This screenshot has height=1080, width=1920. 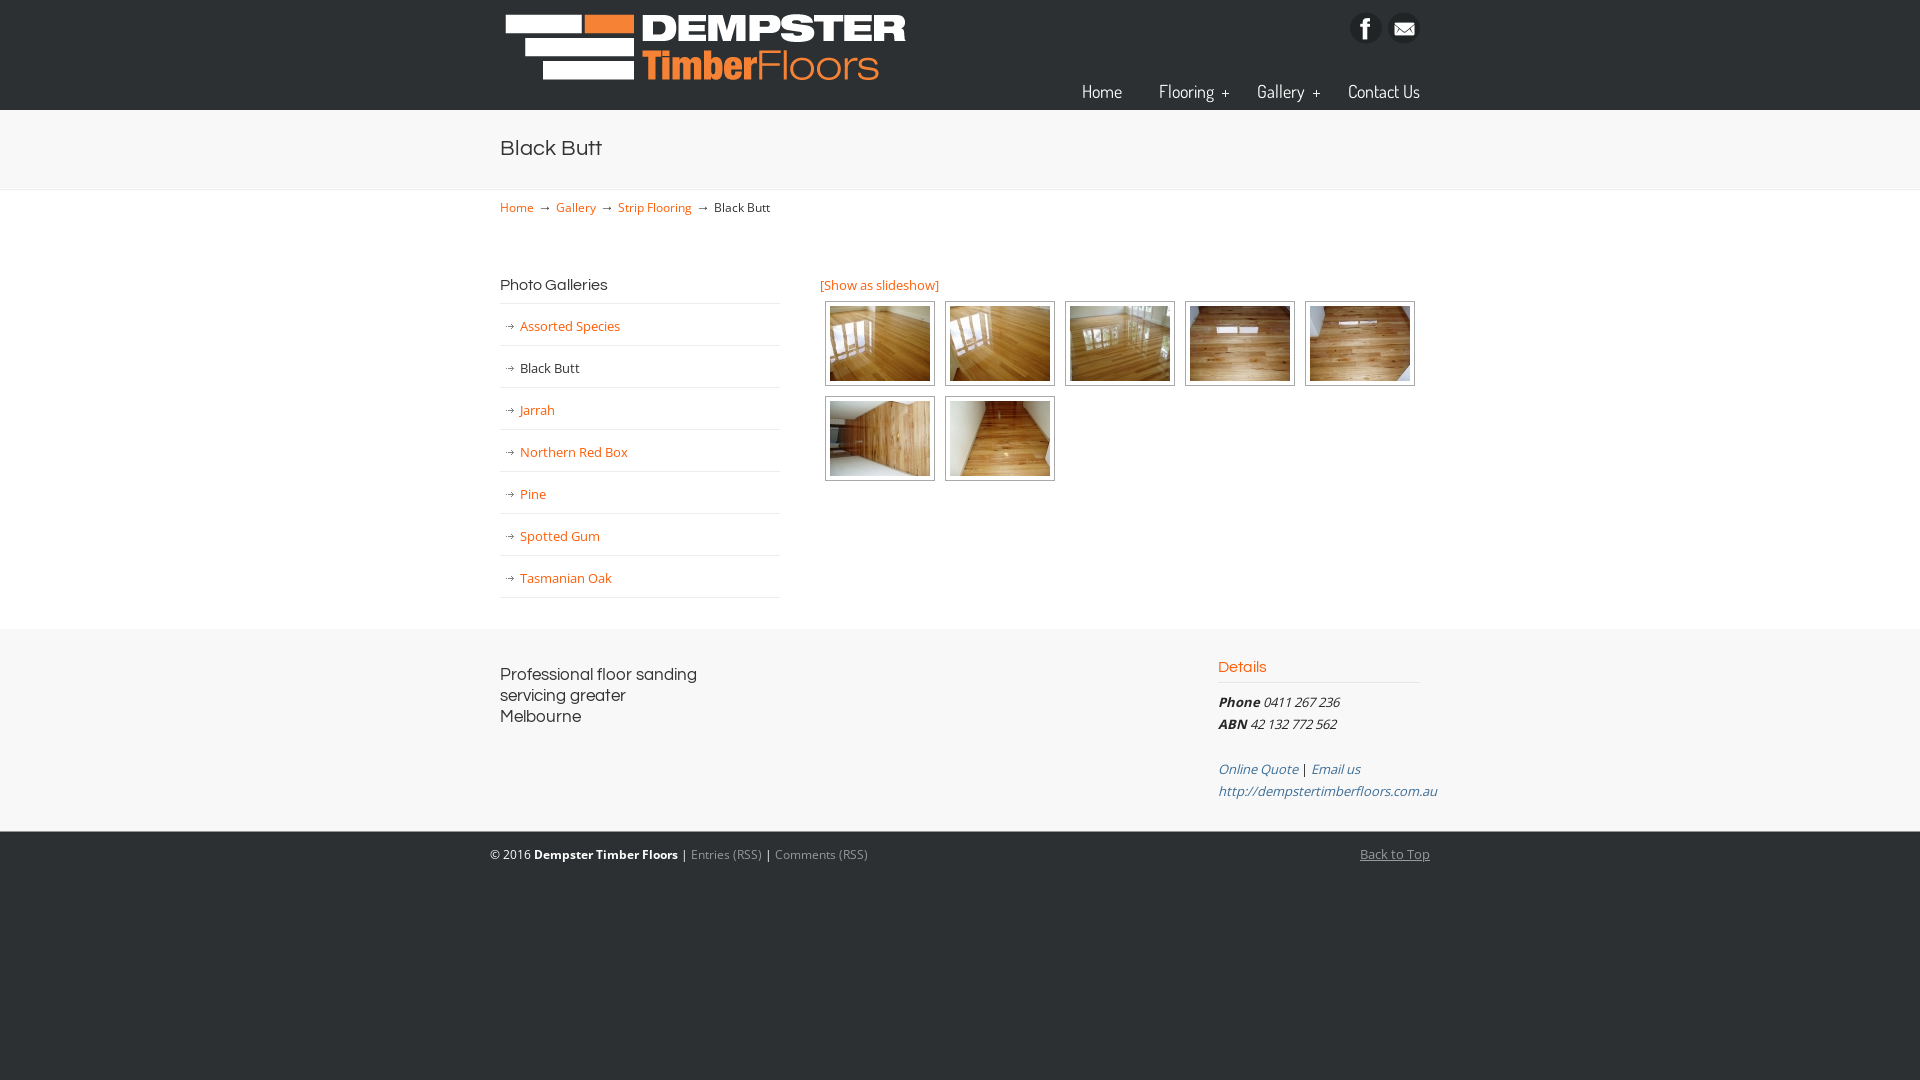 What do you see at coordinates (1118, 342) in the screenshot?
I see `'OLYMPUS DIGITAL CAMERA'` at bounding box center [1118, 342].